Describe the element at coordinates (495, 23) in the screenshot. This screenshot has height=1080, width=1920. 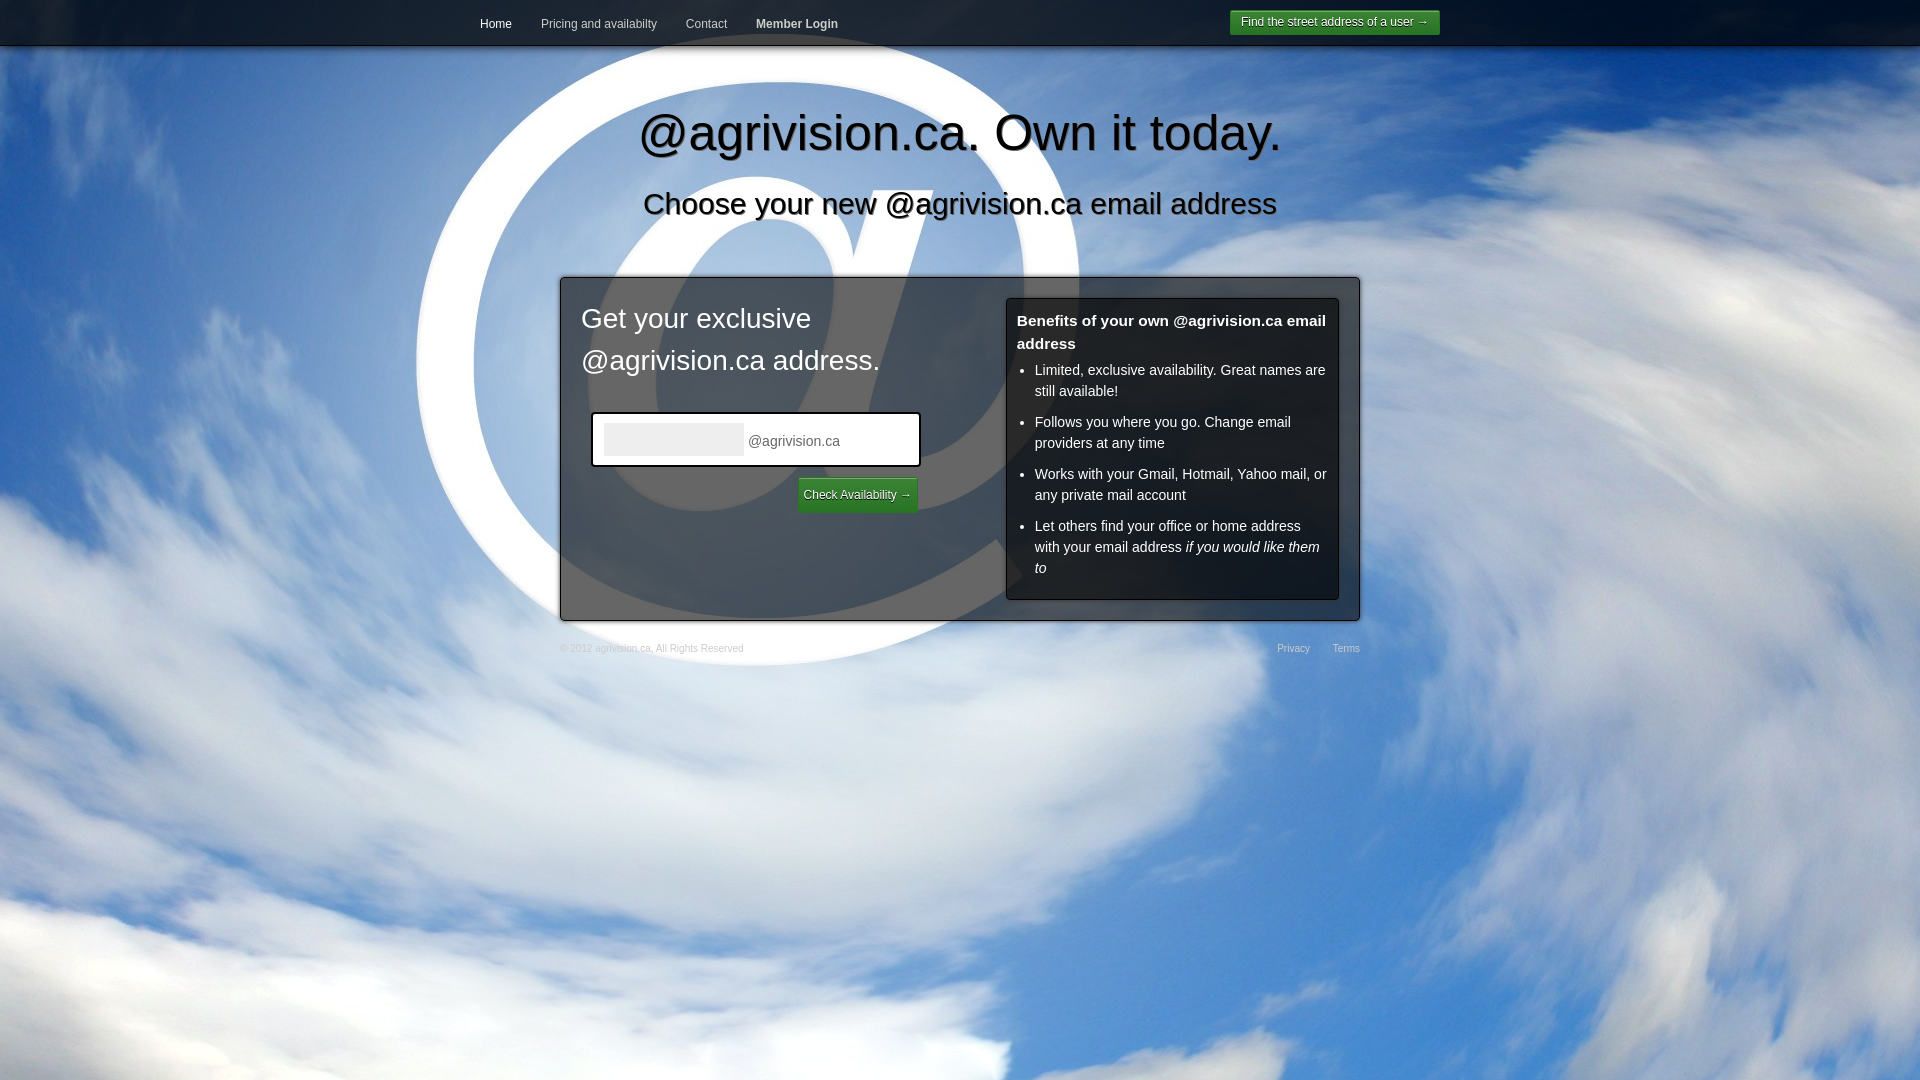
I see `'Home'` at that location.